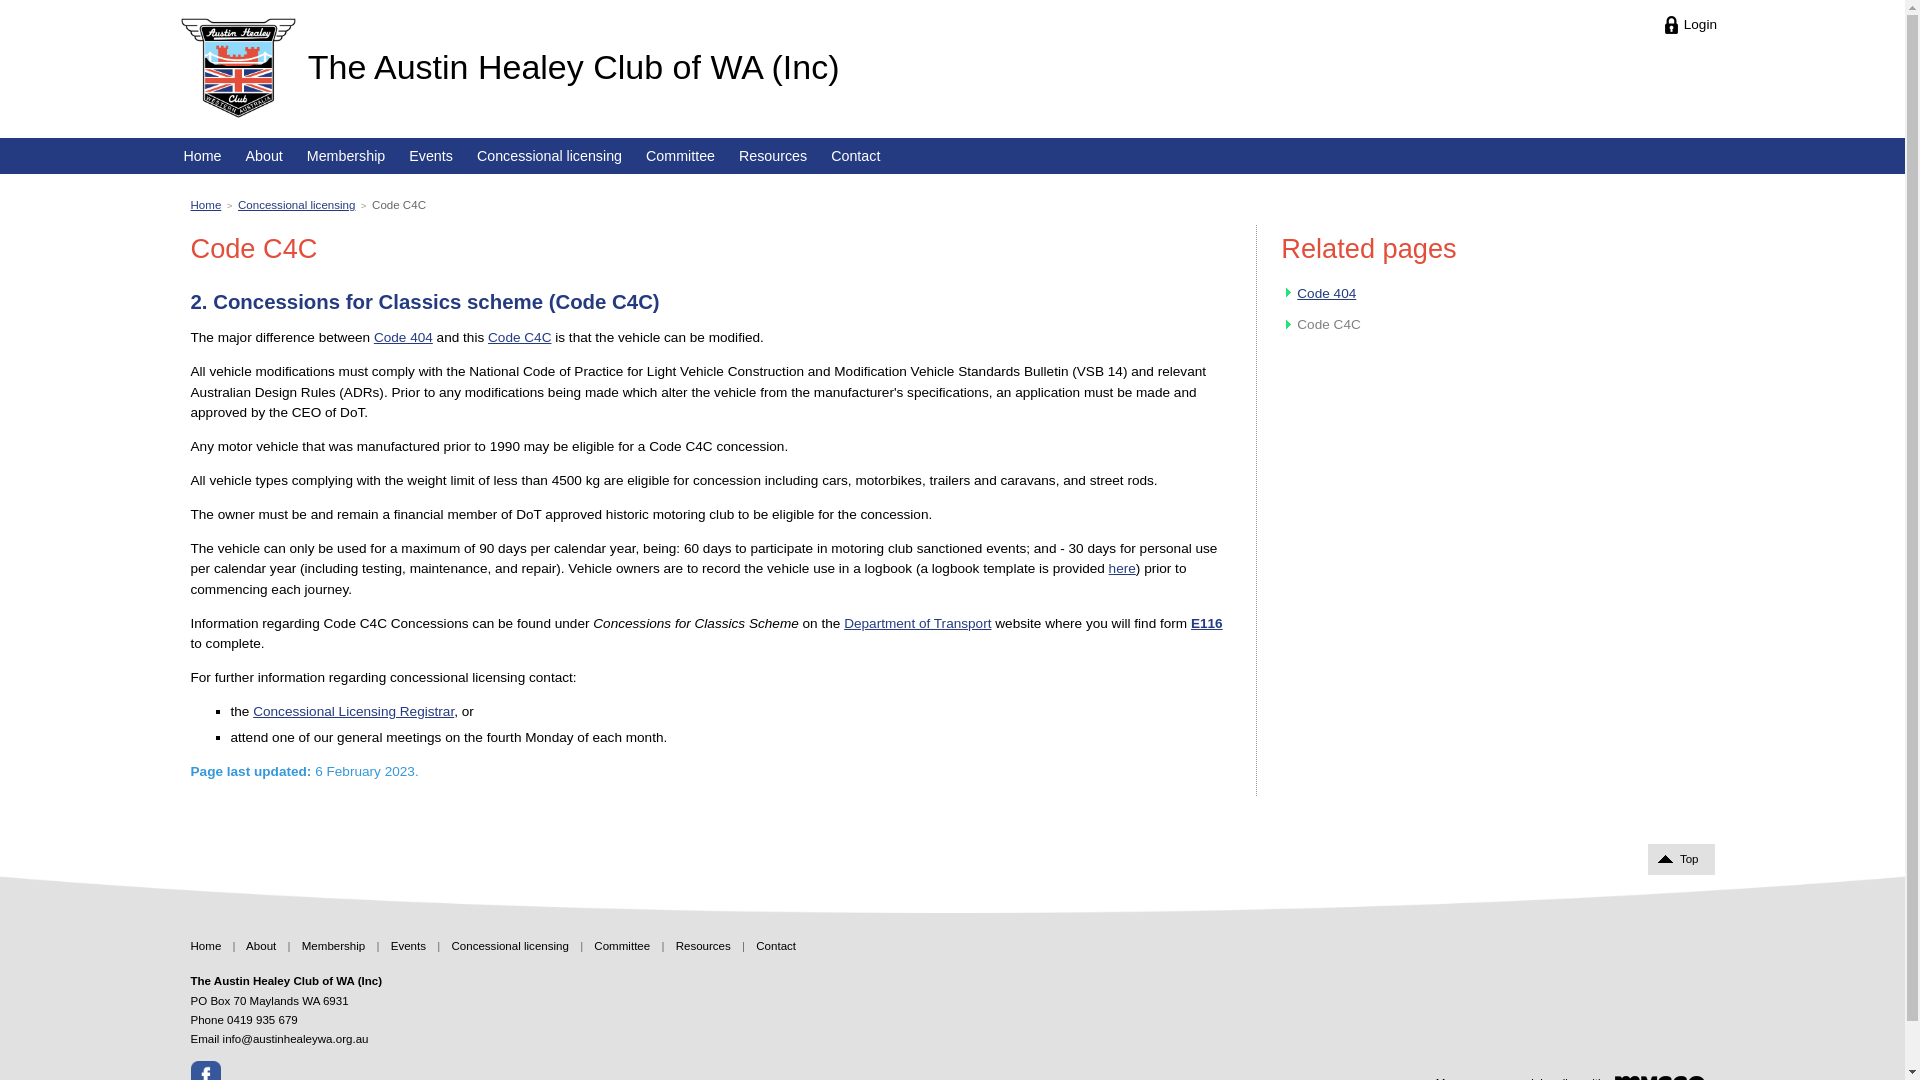  What do you see at coordinates (238, 66) in the screenshot?
I see `'Home page'` at bounding box center [238, 66].